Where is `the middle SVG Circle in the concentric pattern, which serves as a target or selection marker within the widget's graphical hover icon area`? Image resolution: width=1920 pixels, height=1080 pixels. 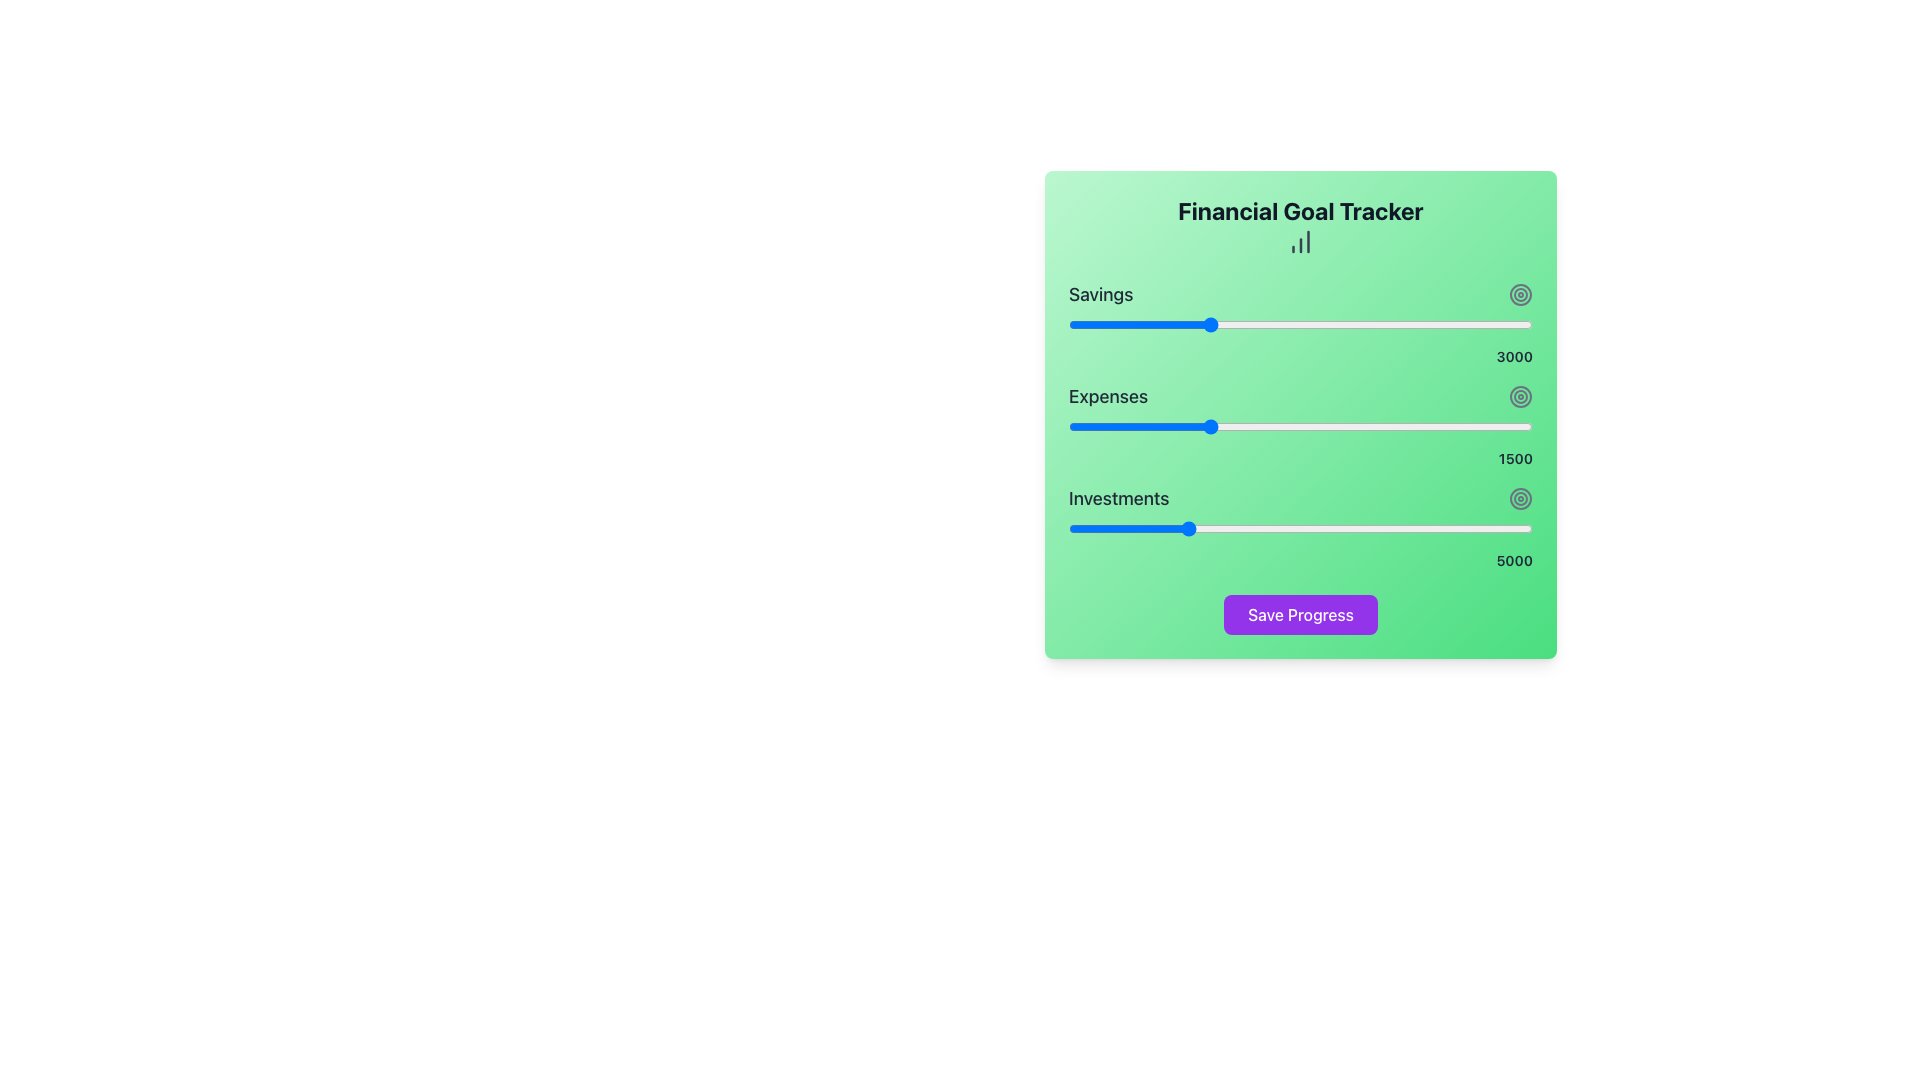 the middle SVG Circle in the concentric pattern, which serves as a target or selection marker within the widget's graphical hover icon area is located at coordinates (1520, 497).